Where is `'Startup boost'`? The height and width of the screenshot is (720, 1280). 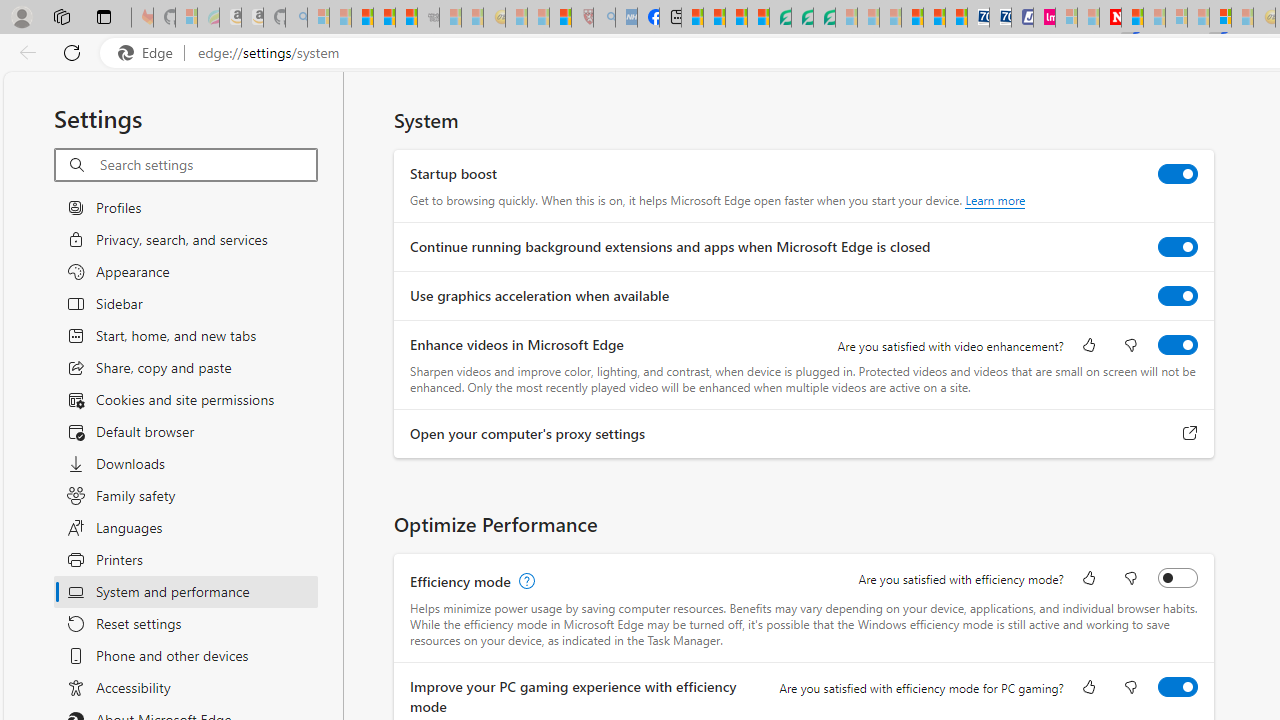
'Startup boost' is located at coordinates (1178, 173).